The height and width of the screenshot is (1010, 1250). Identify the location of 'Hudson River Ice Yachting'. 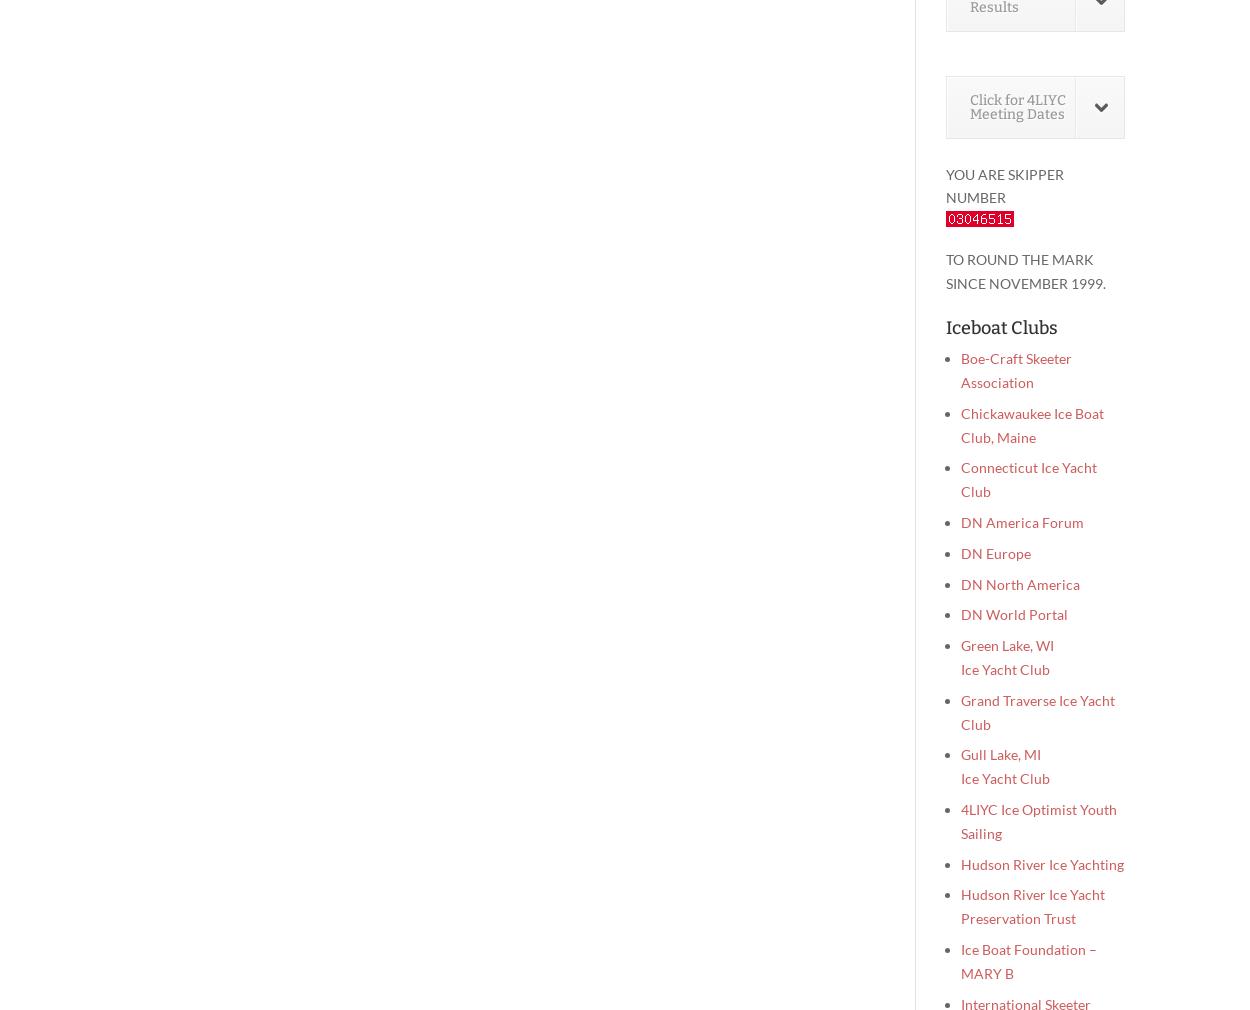
(1042, 863).